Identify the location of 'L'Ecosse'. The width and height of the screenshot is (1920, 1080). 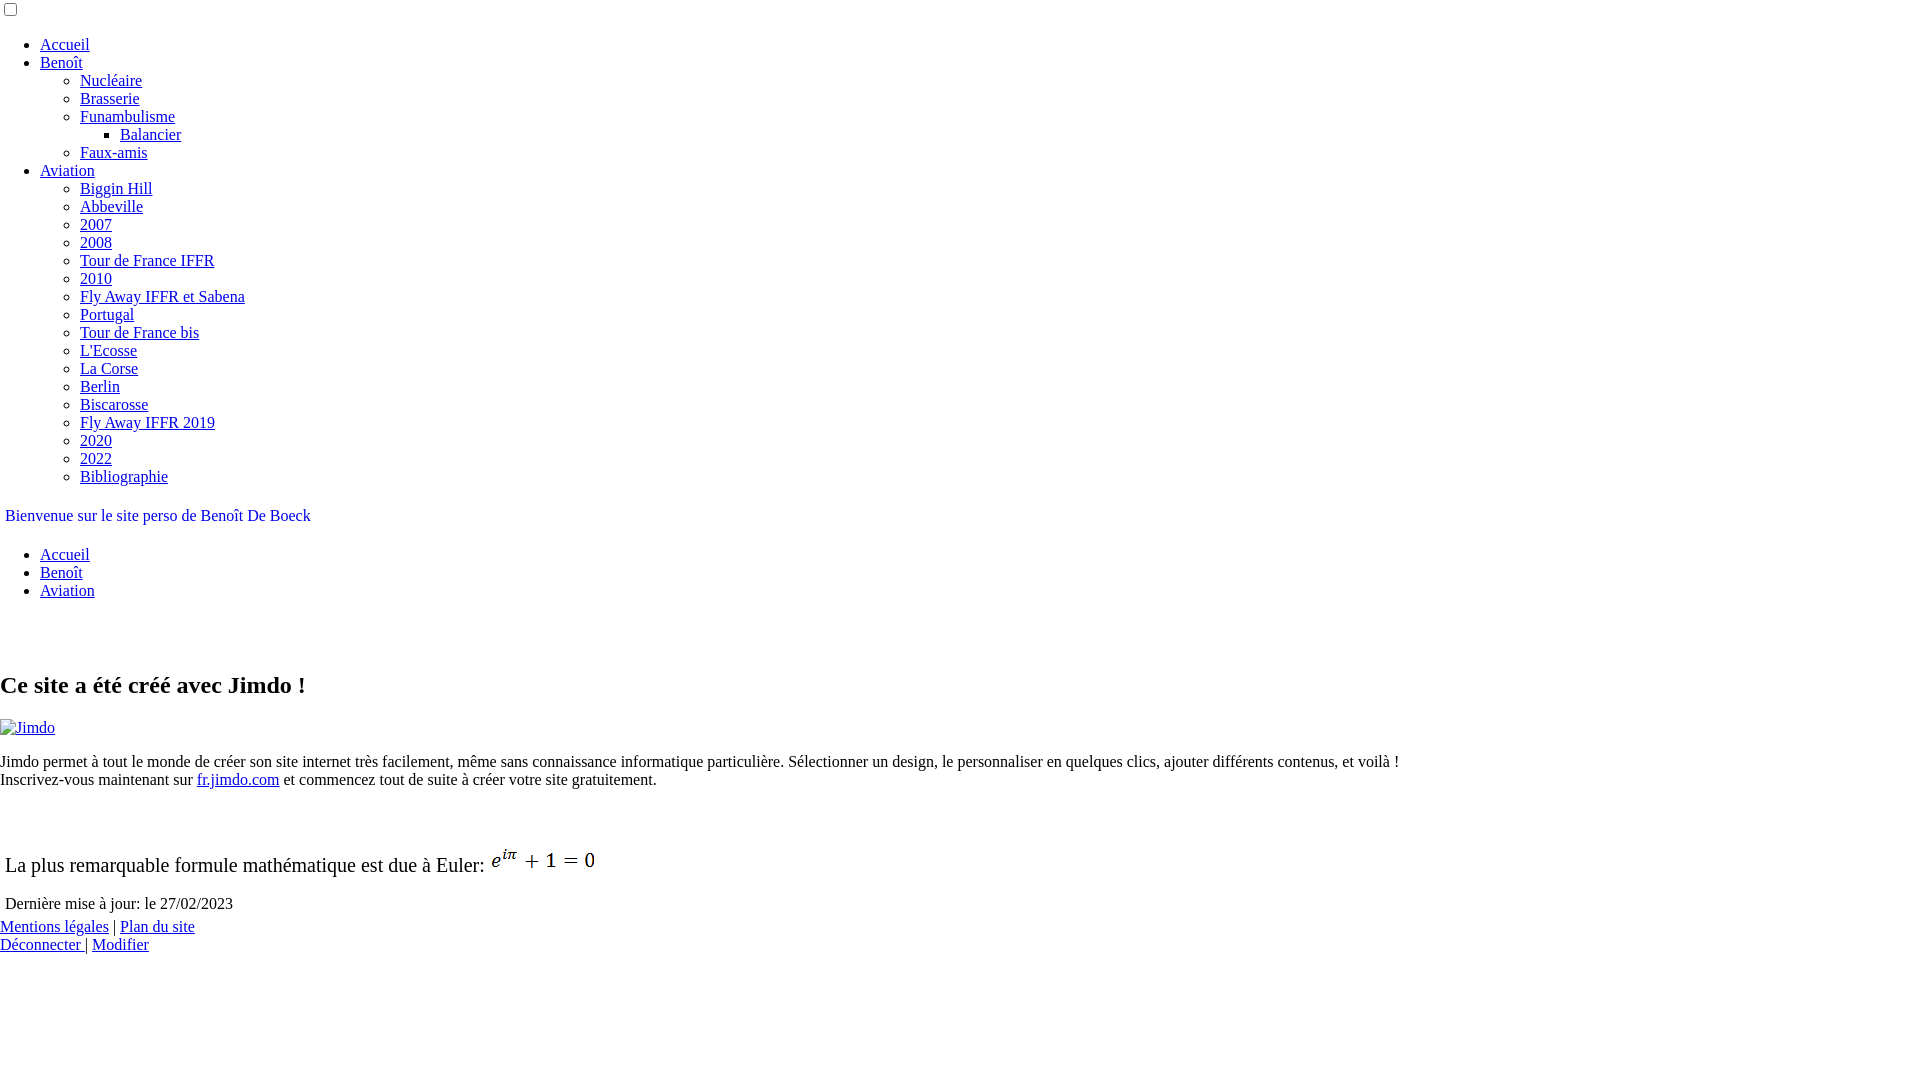
(107, 349).